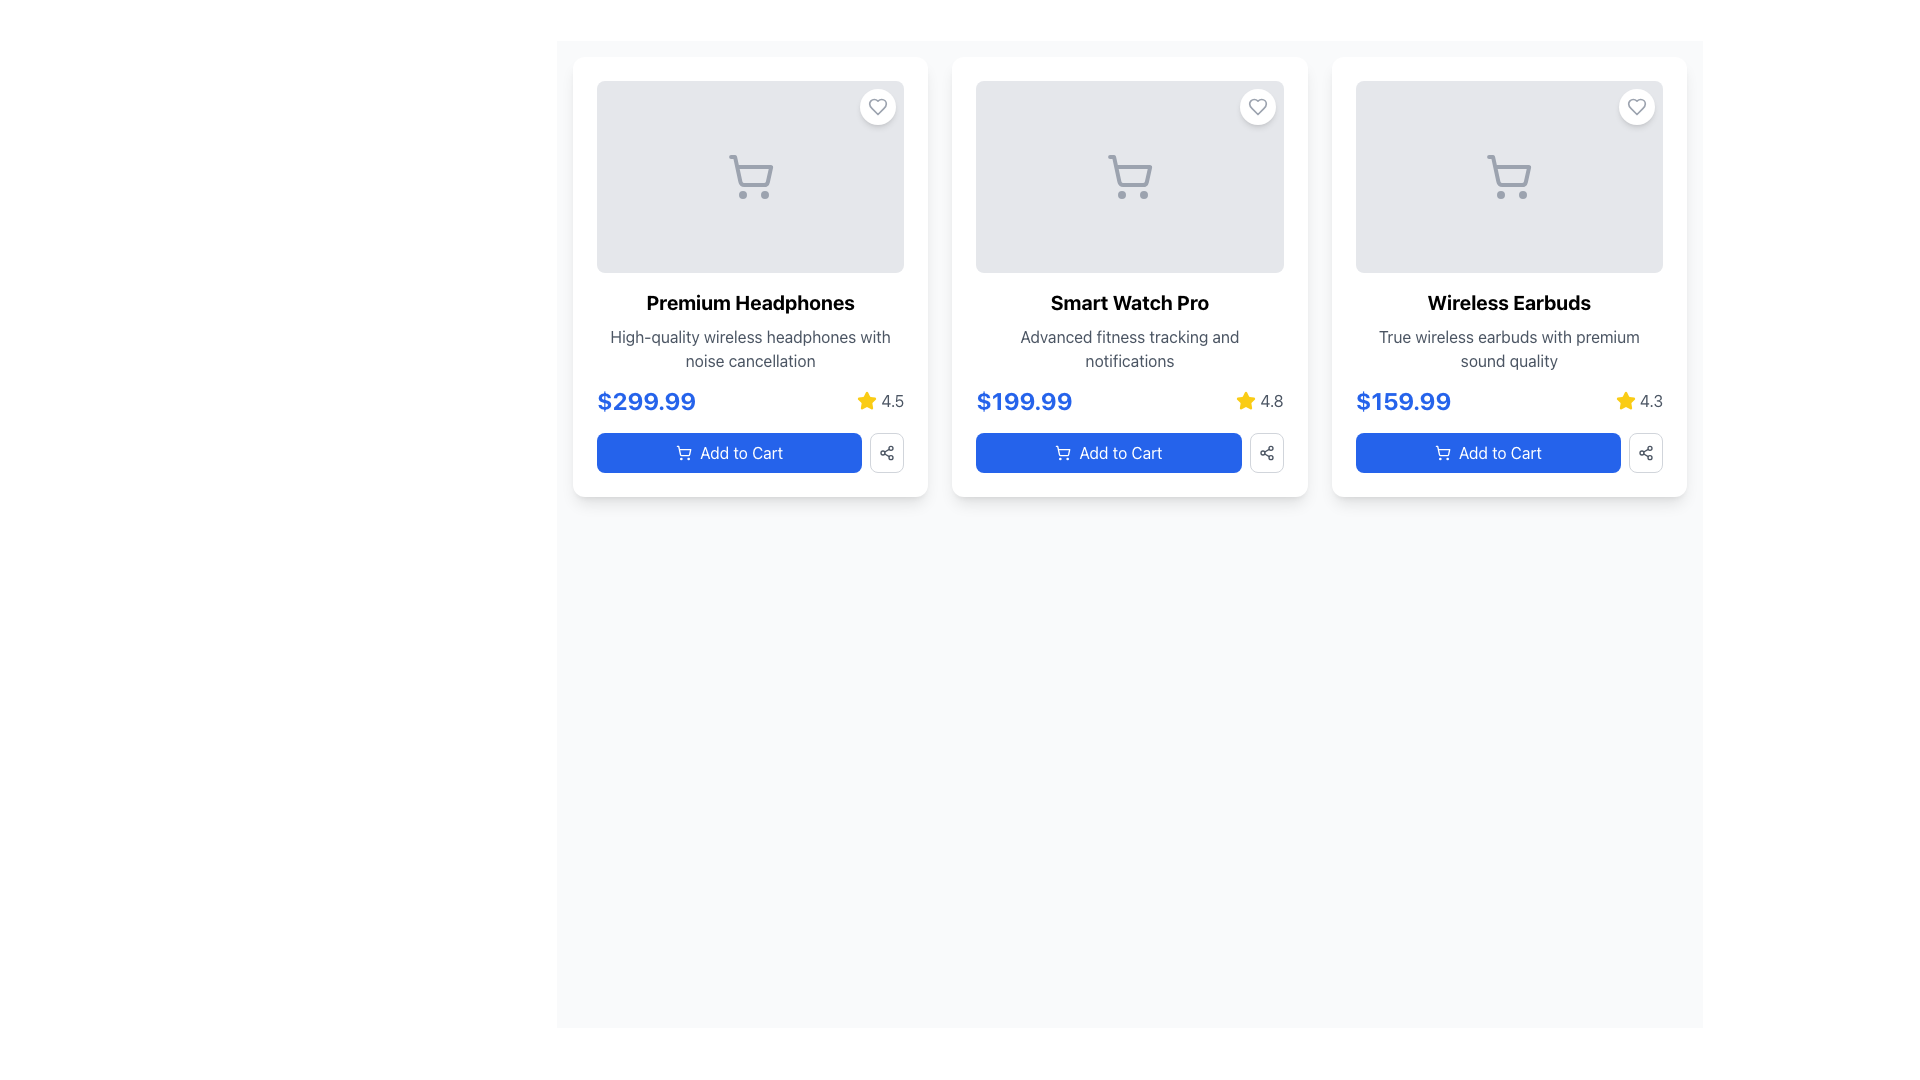  What do you see at coordinates (1509, 401) in the screenshot?
I see `the price and rating element displaying '$159.99' and '4.3' stars located in the 'Wireless Earbuds' product card in the third column of the product grid` at bounding box center [1509, 401].